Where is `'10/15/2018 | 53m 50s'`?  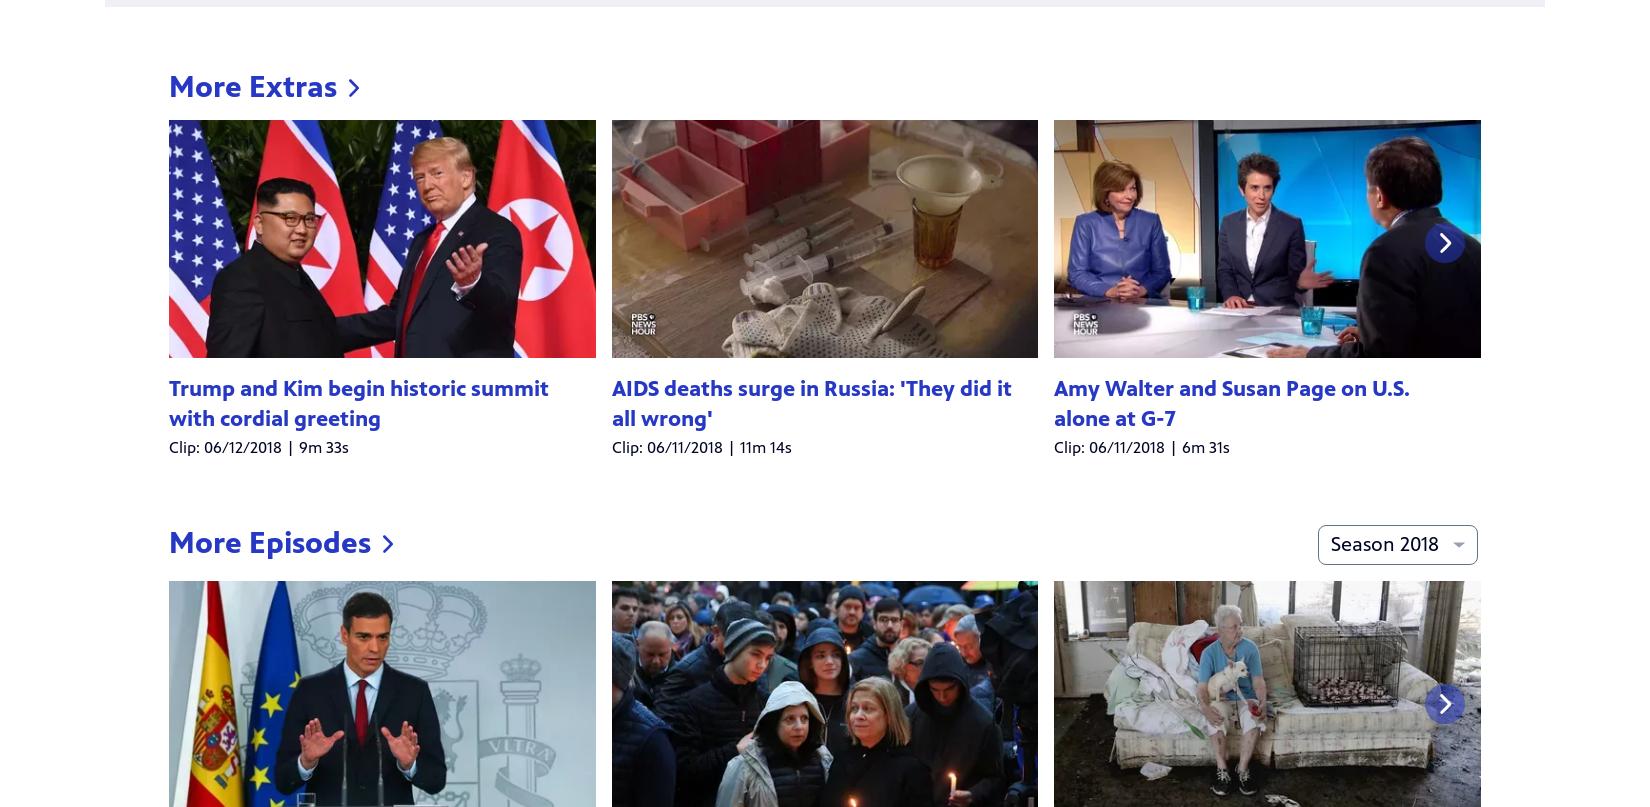
'10/15/2018 | 53m 50s' is located at coordinates (1128, 520).